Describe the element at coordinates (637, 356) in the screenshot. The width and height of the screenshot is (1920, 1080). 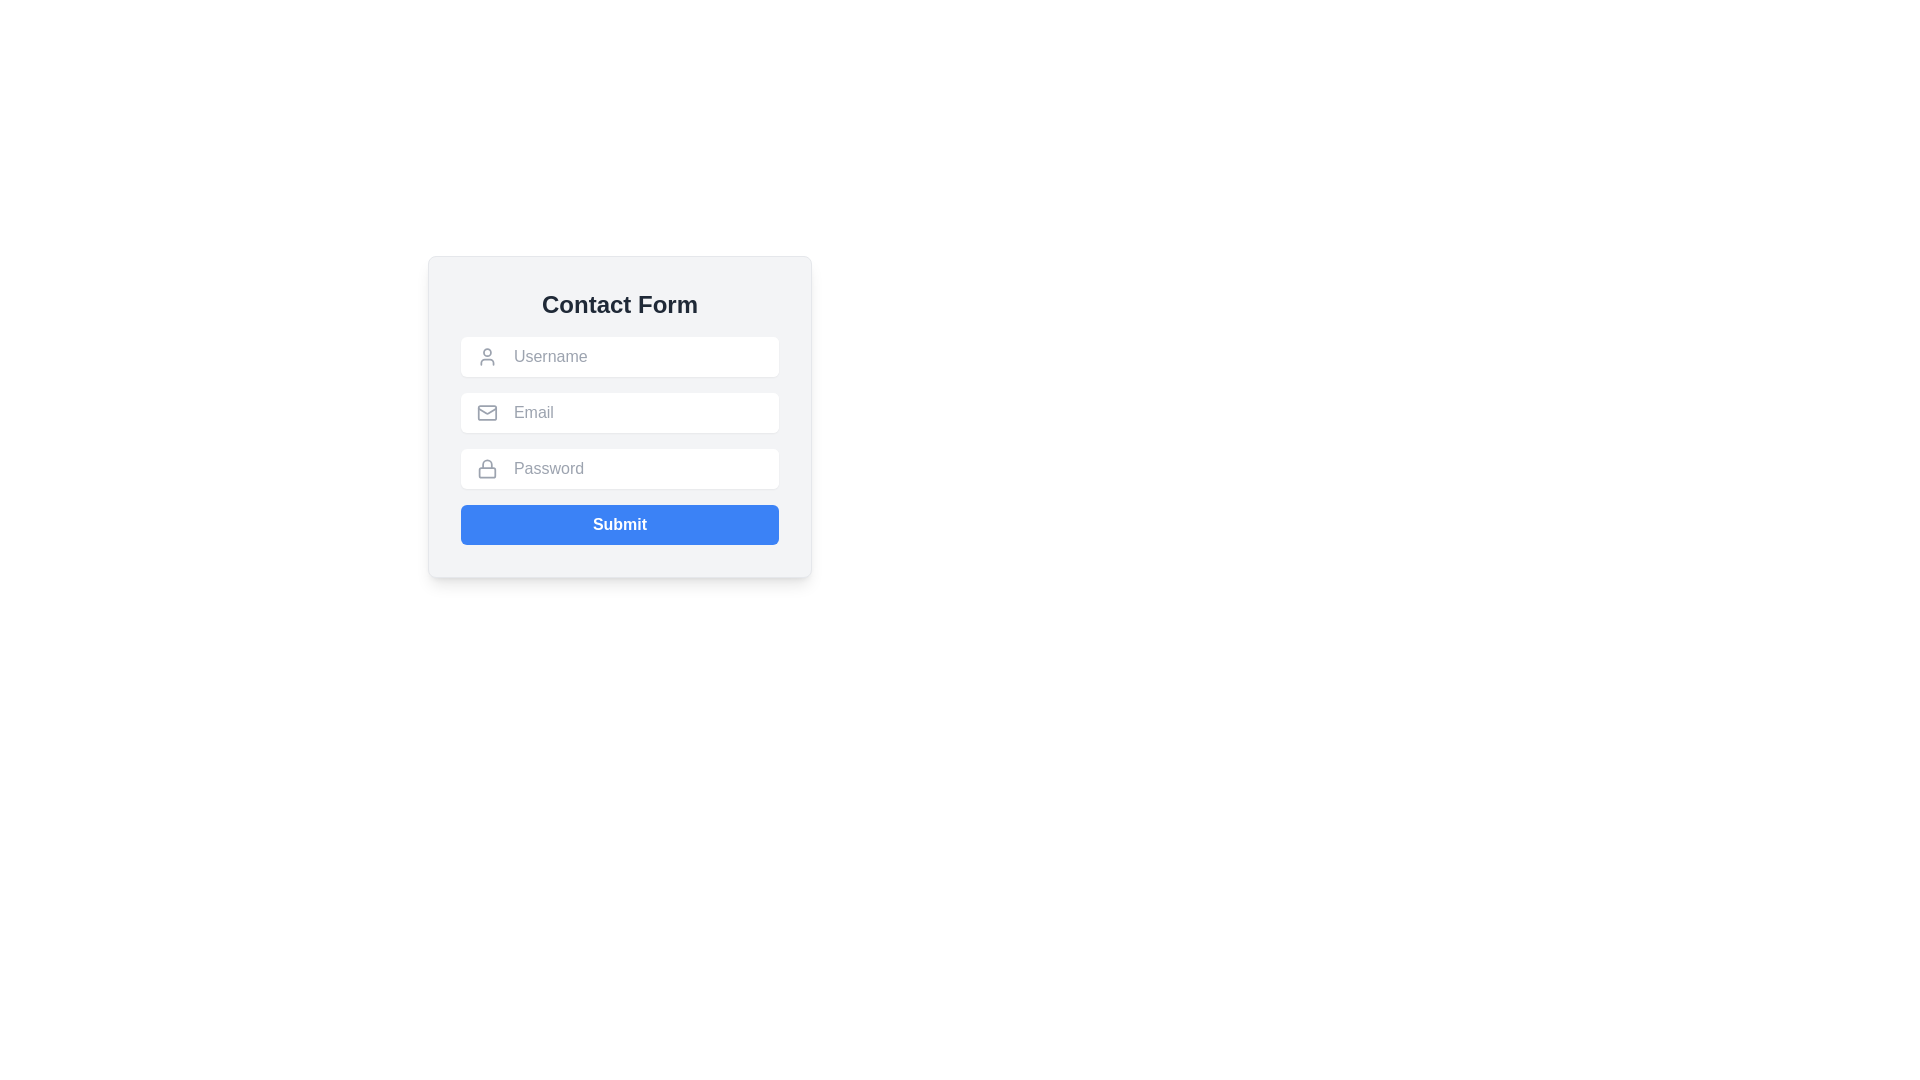
I see `the username input field in the 'Contact Form' to focus on it` at that location.